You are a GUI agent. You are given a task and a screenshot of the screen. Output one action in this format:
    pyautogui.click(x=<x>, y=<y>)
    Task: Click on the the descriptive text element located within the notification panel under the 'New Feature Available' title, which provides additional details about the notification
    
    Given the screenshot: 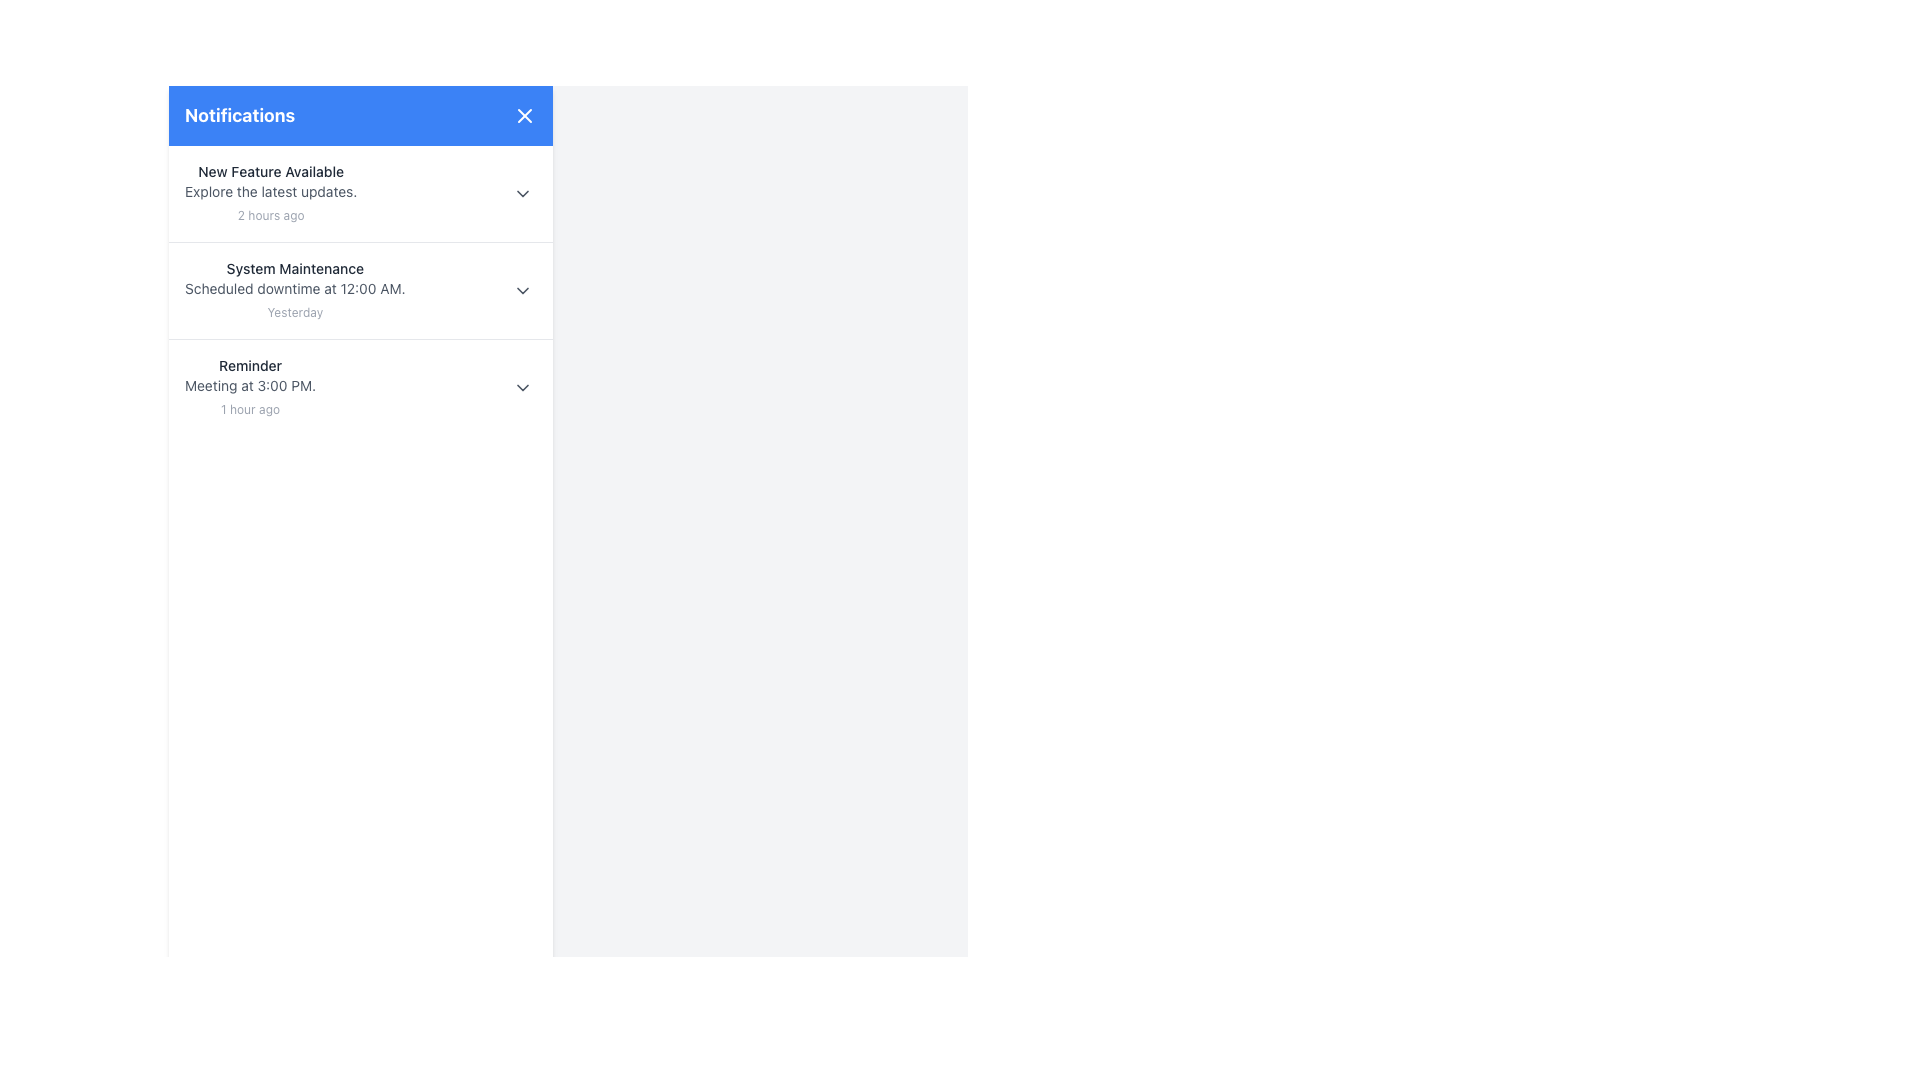 What is the action you would take?
    pyautogui.click(x=270, y=192)
    